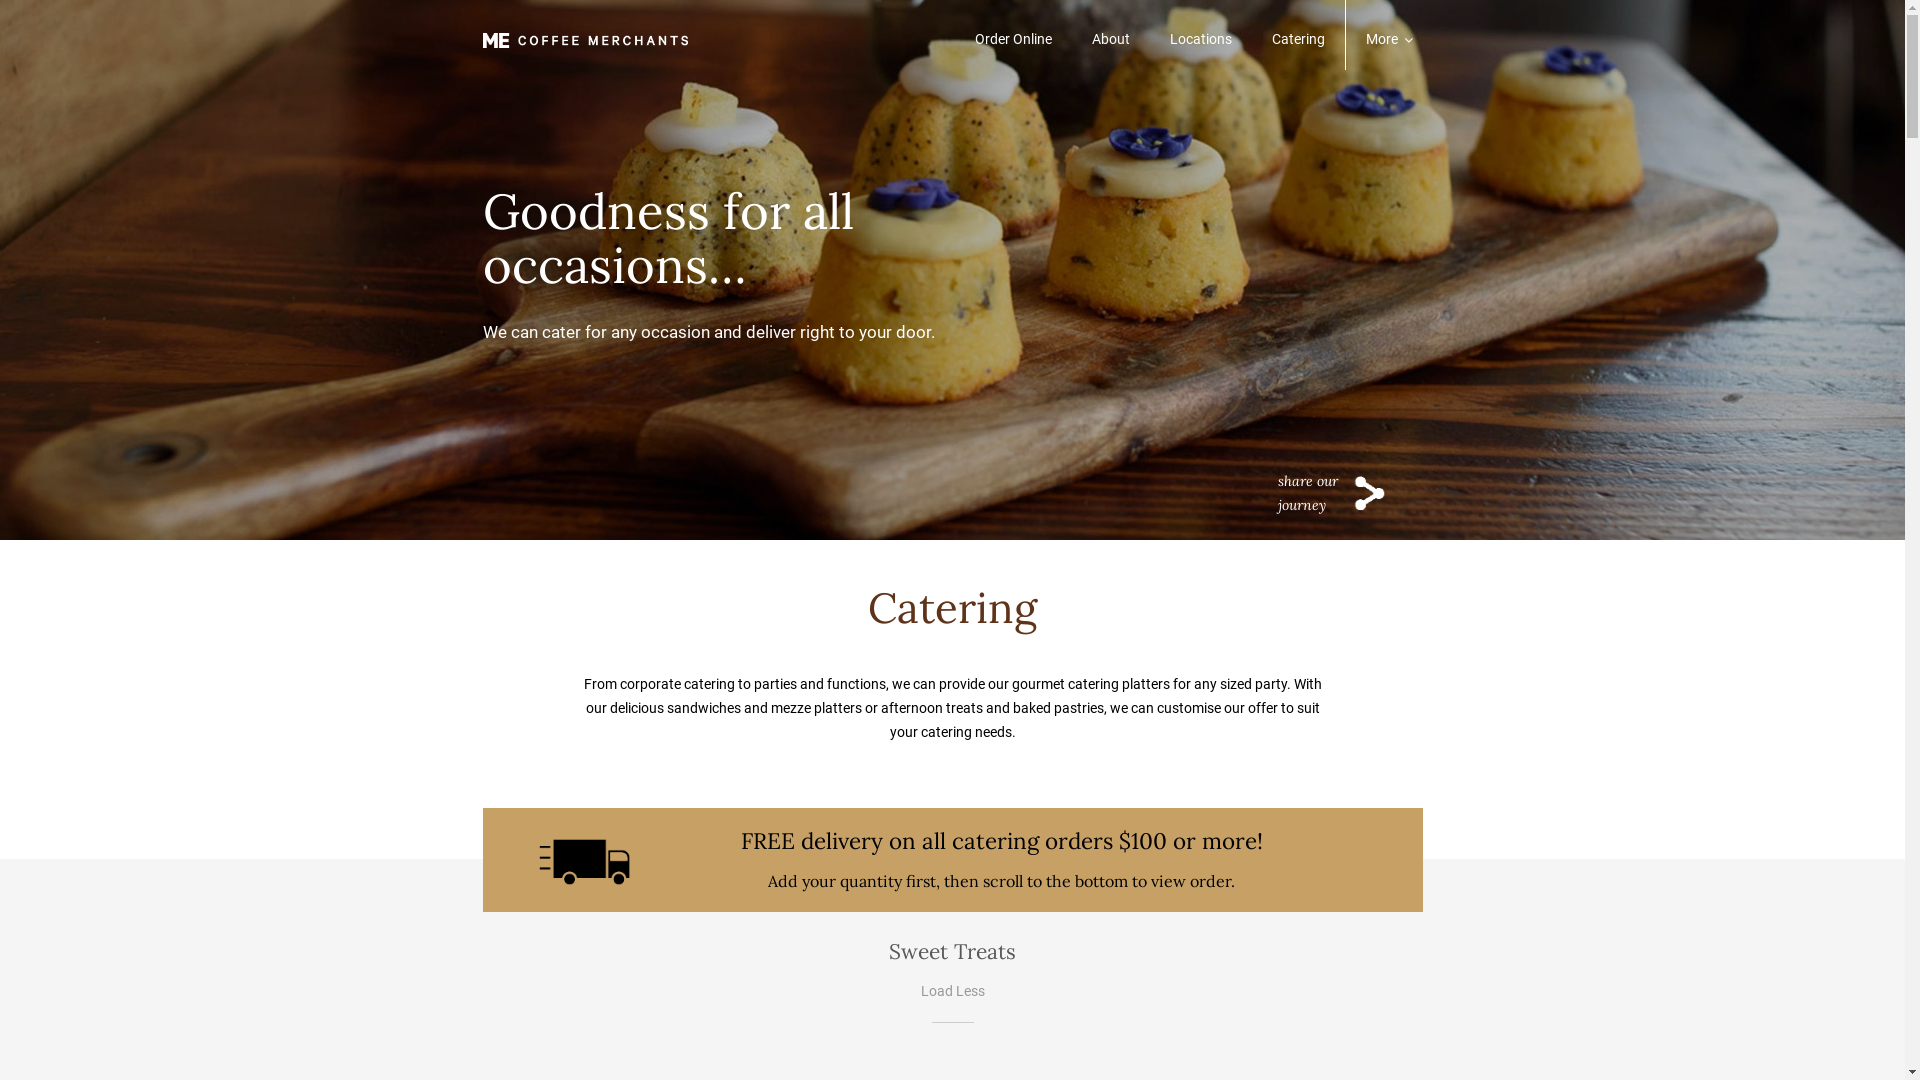 Image resolution: width=1920 pixels, height=1080 pixels. I want to click on 'Catering', so click(1298, 38).